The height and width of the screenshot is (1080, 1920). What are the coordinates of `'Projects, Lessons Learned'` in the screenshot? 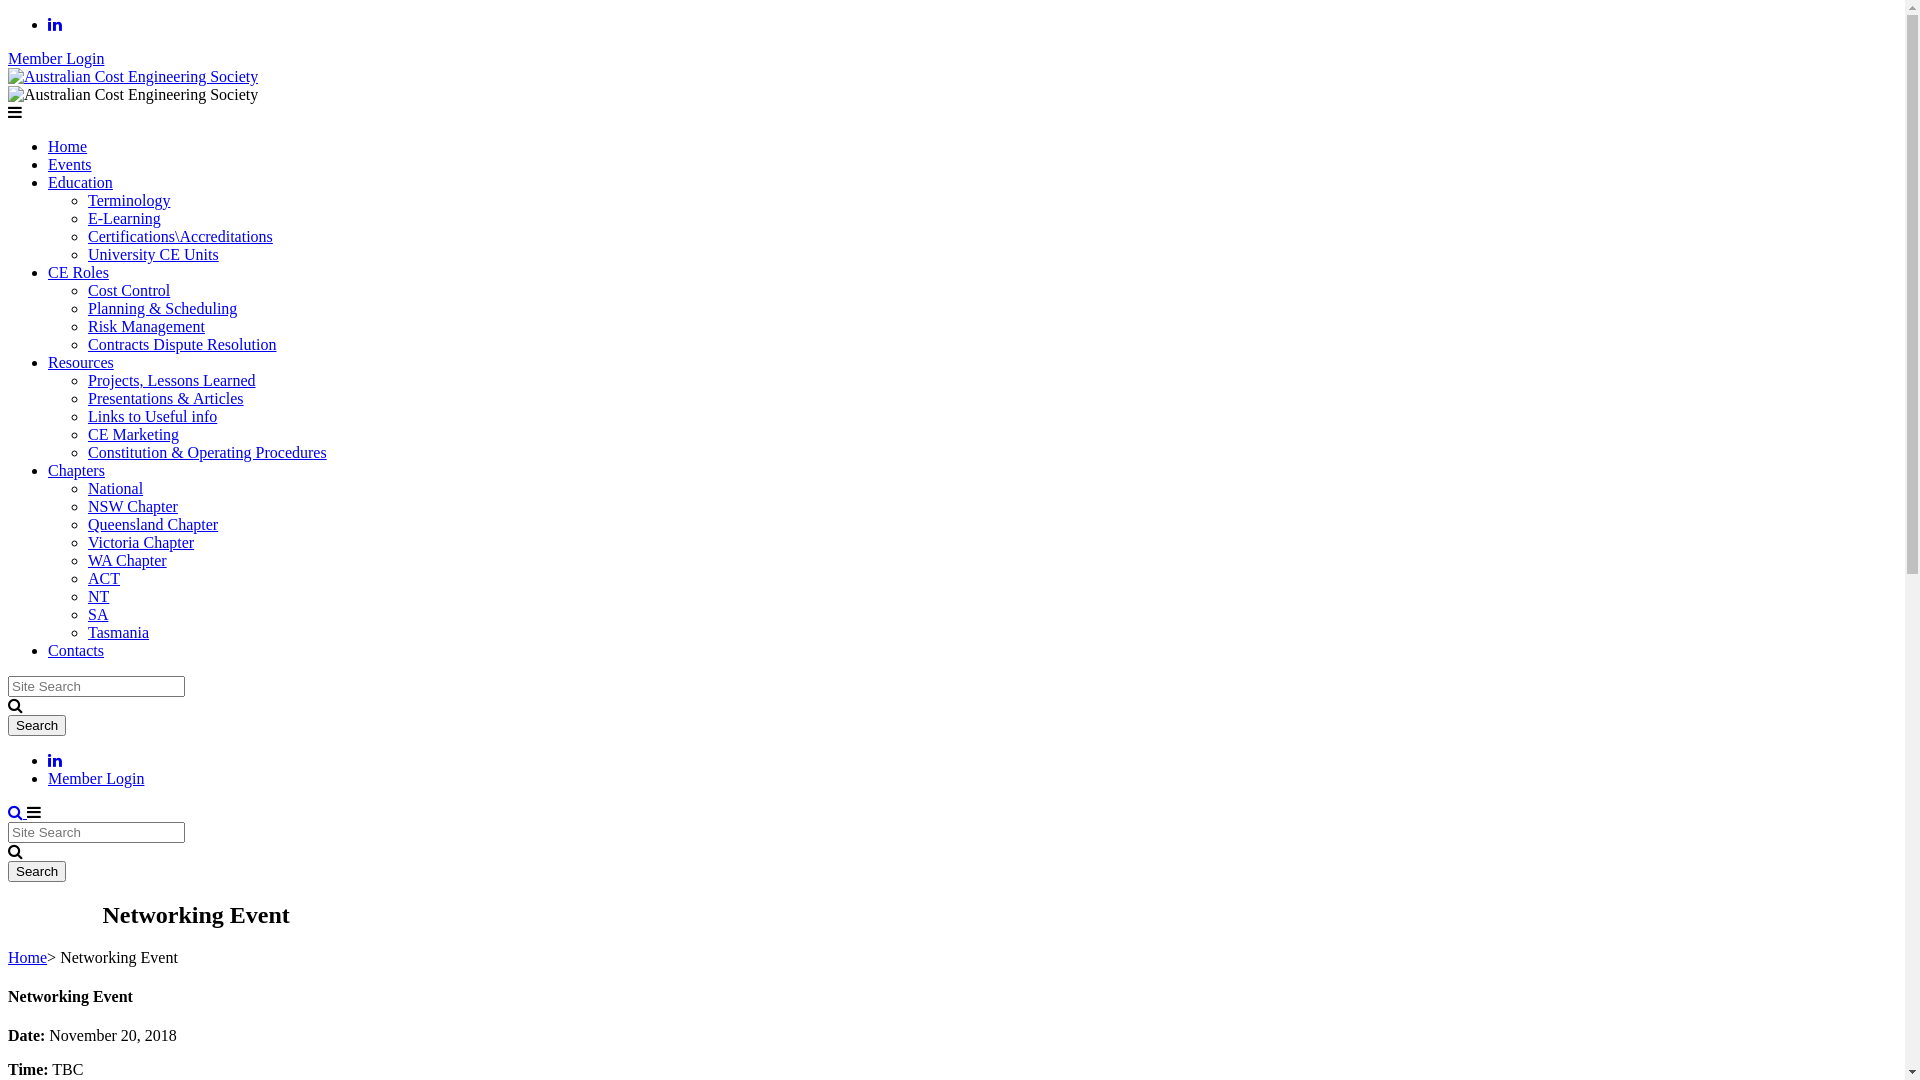 It's located at (86, 380).